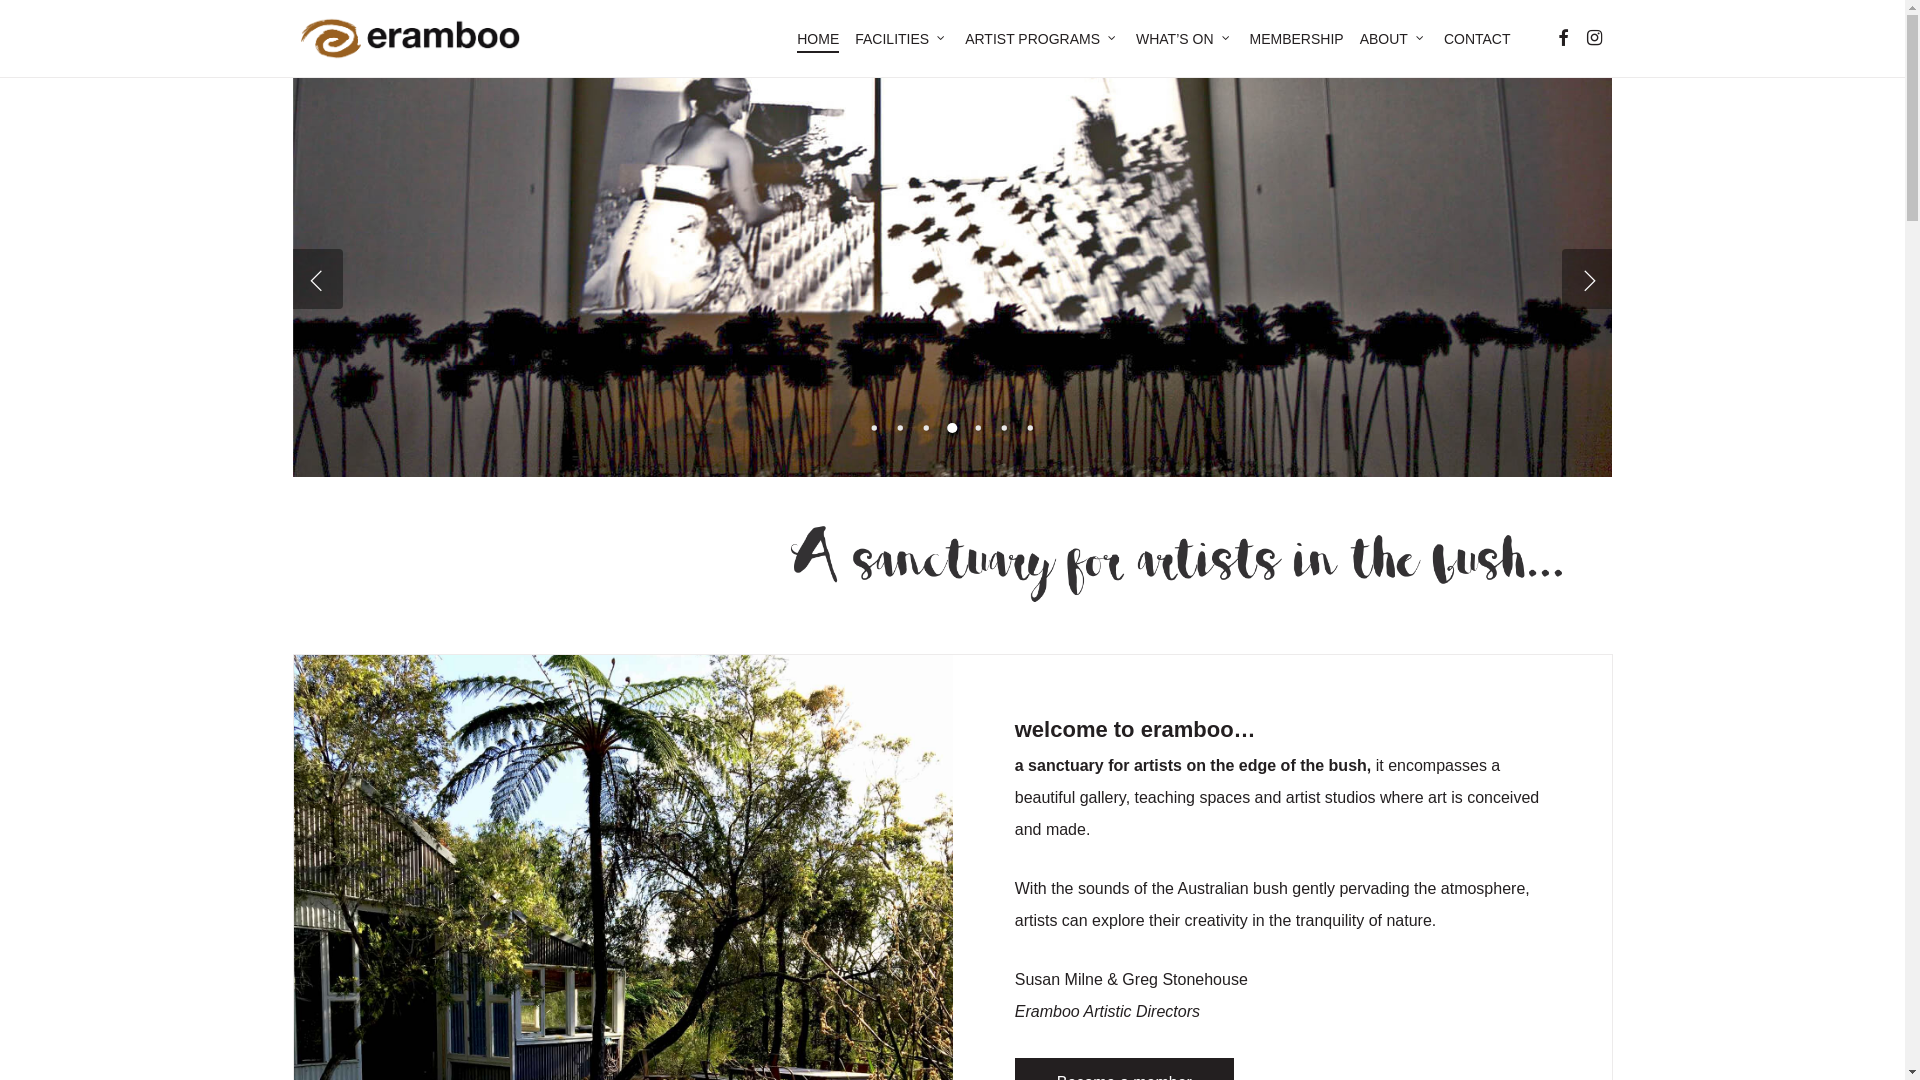  Describe the element at coordinates (1592, 38) in the screenshot. I see `'INSTAGRAM'` at that location.